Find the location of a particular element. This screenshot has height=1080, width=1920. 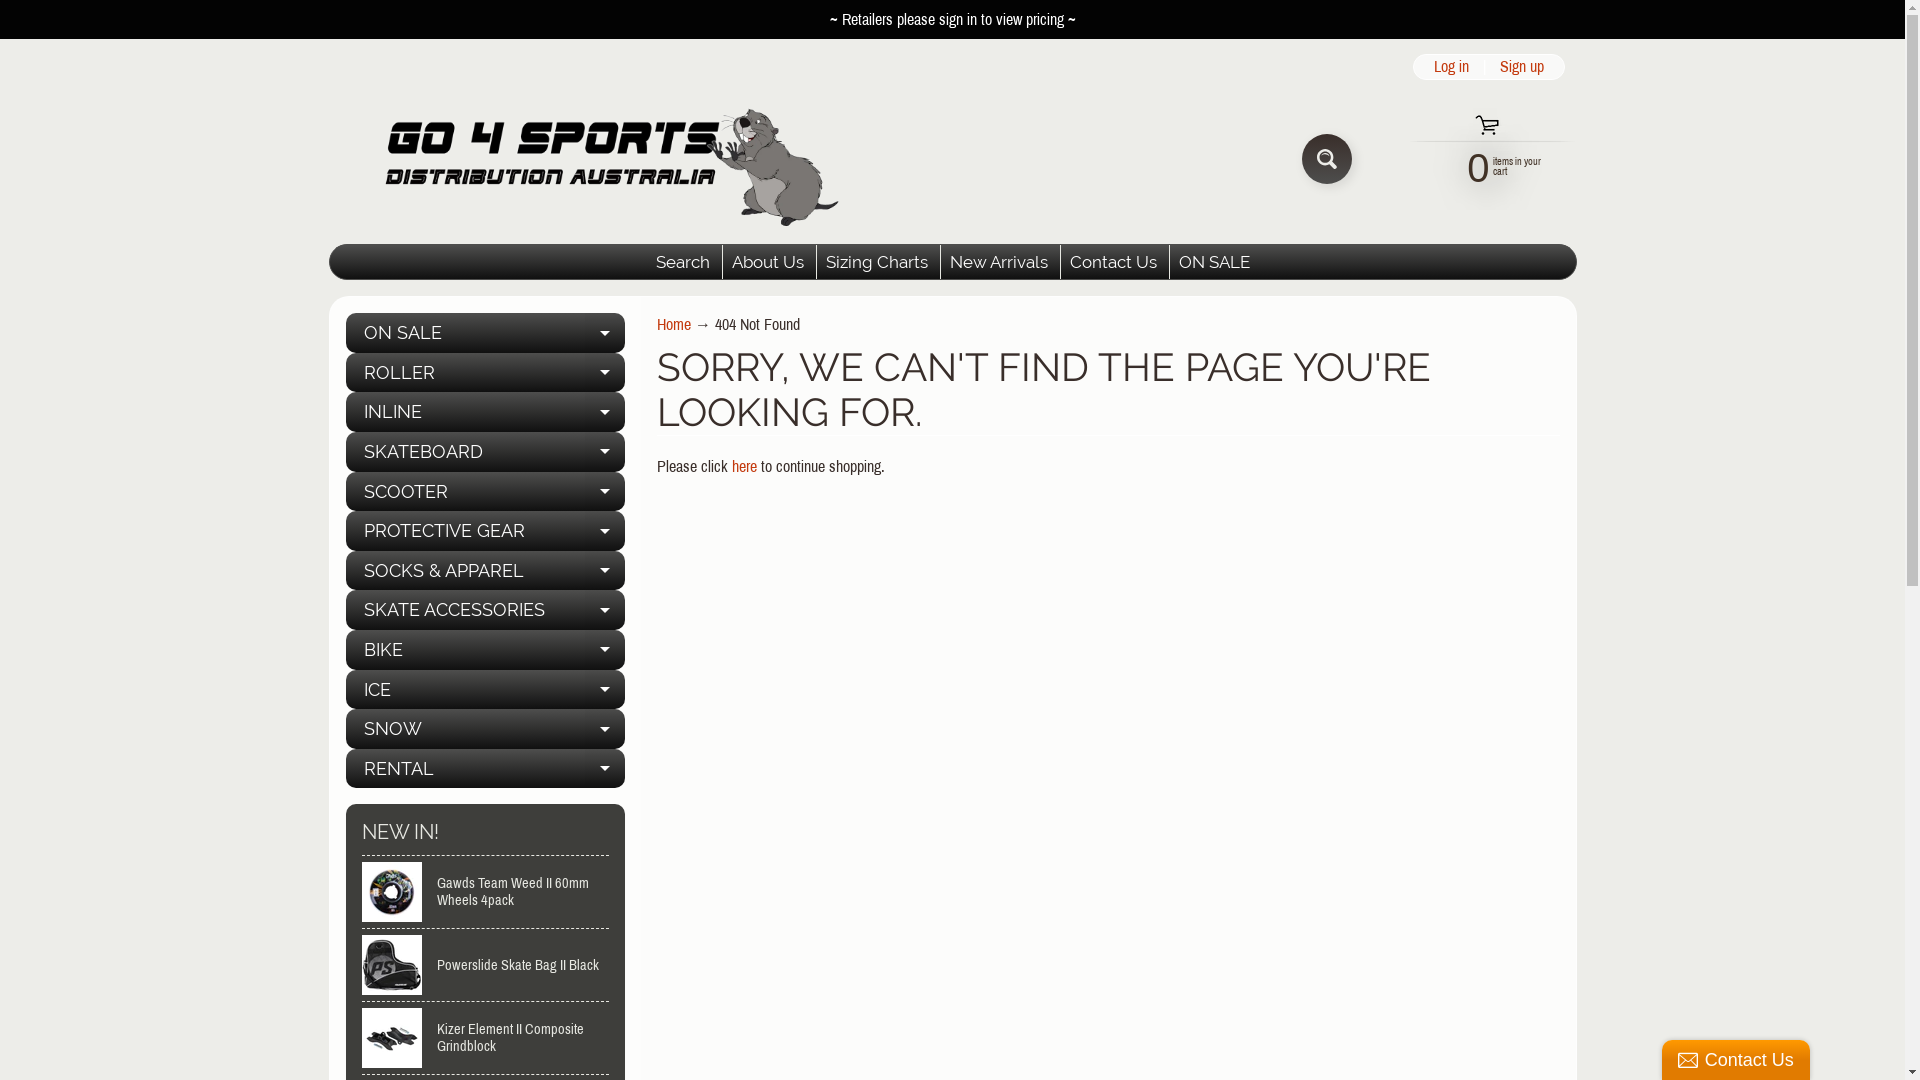

'About Us' is located at coordinates (722, 261).